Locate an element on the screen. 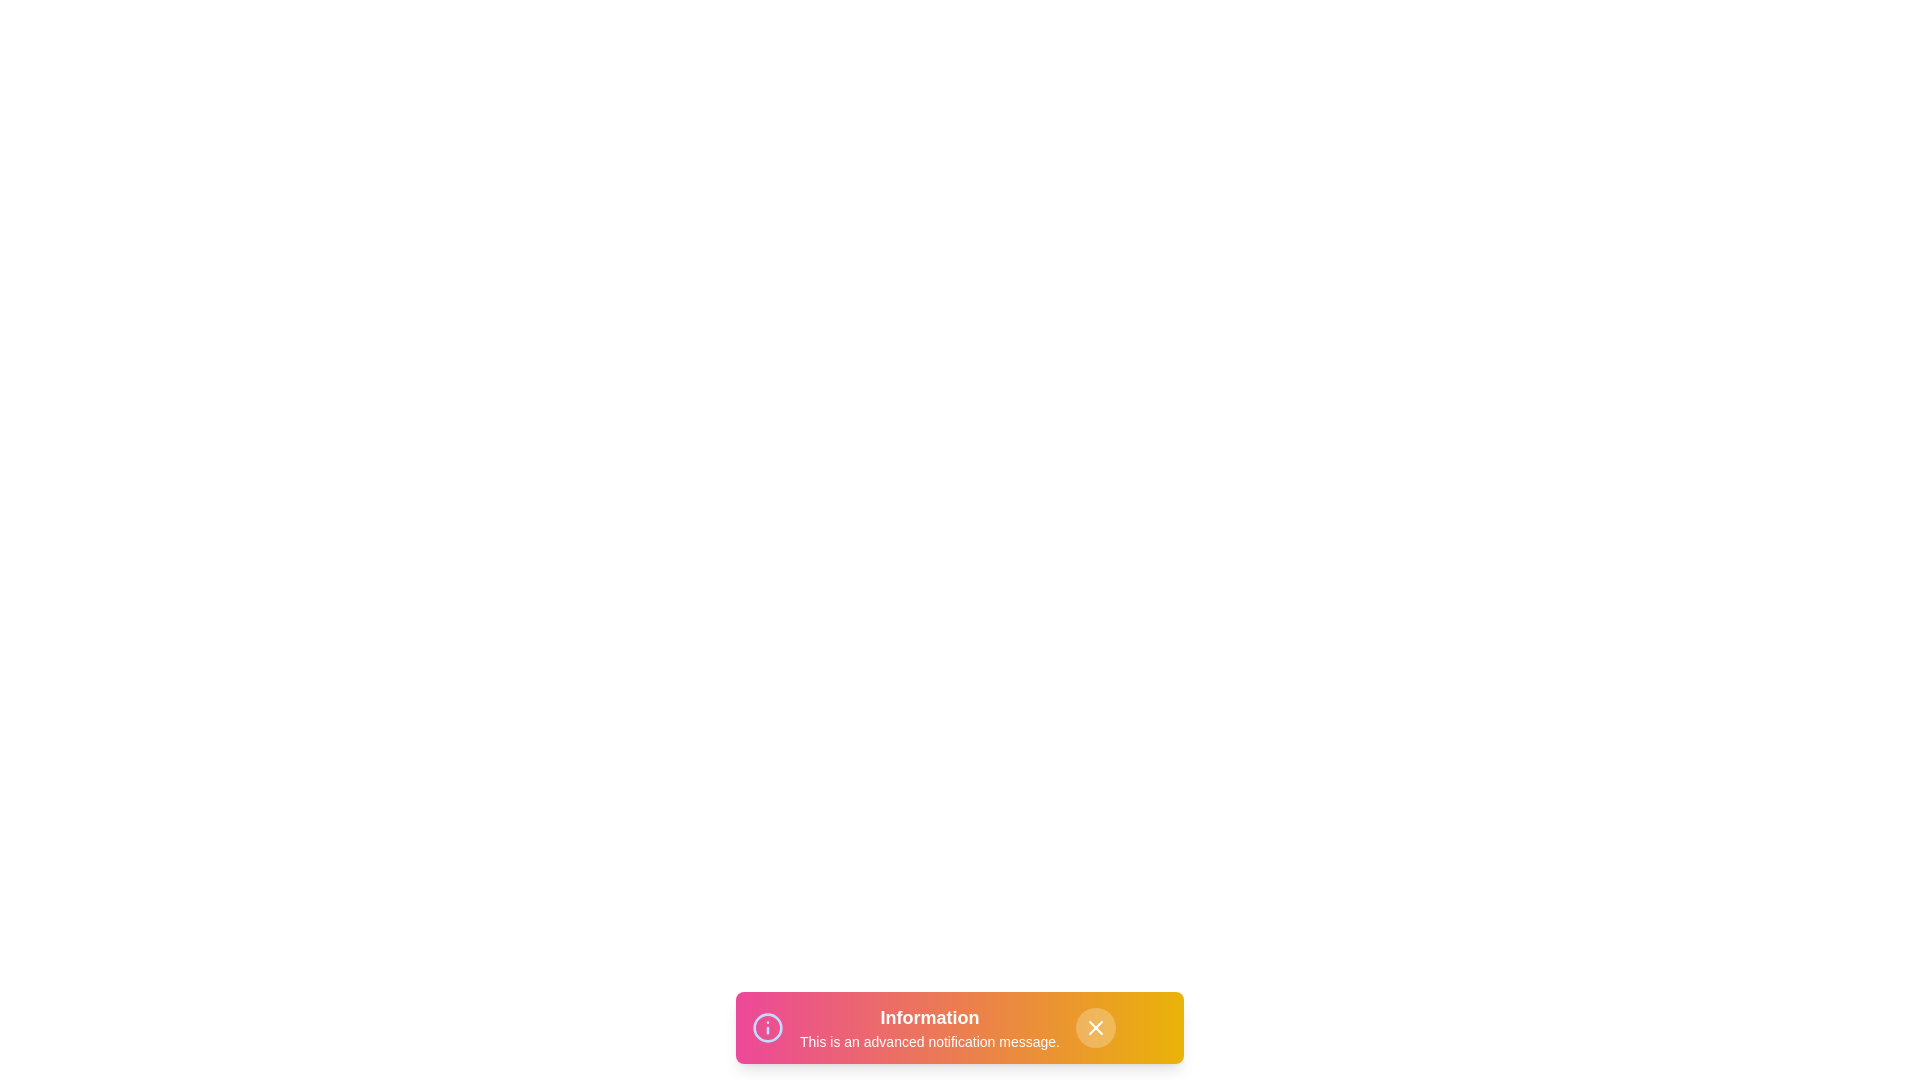 The image size is (1920, 1080). close button to close the snackbar is located at coordinates (1094, 1028).